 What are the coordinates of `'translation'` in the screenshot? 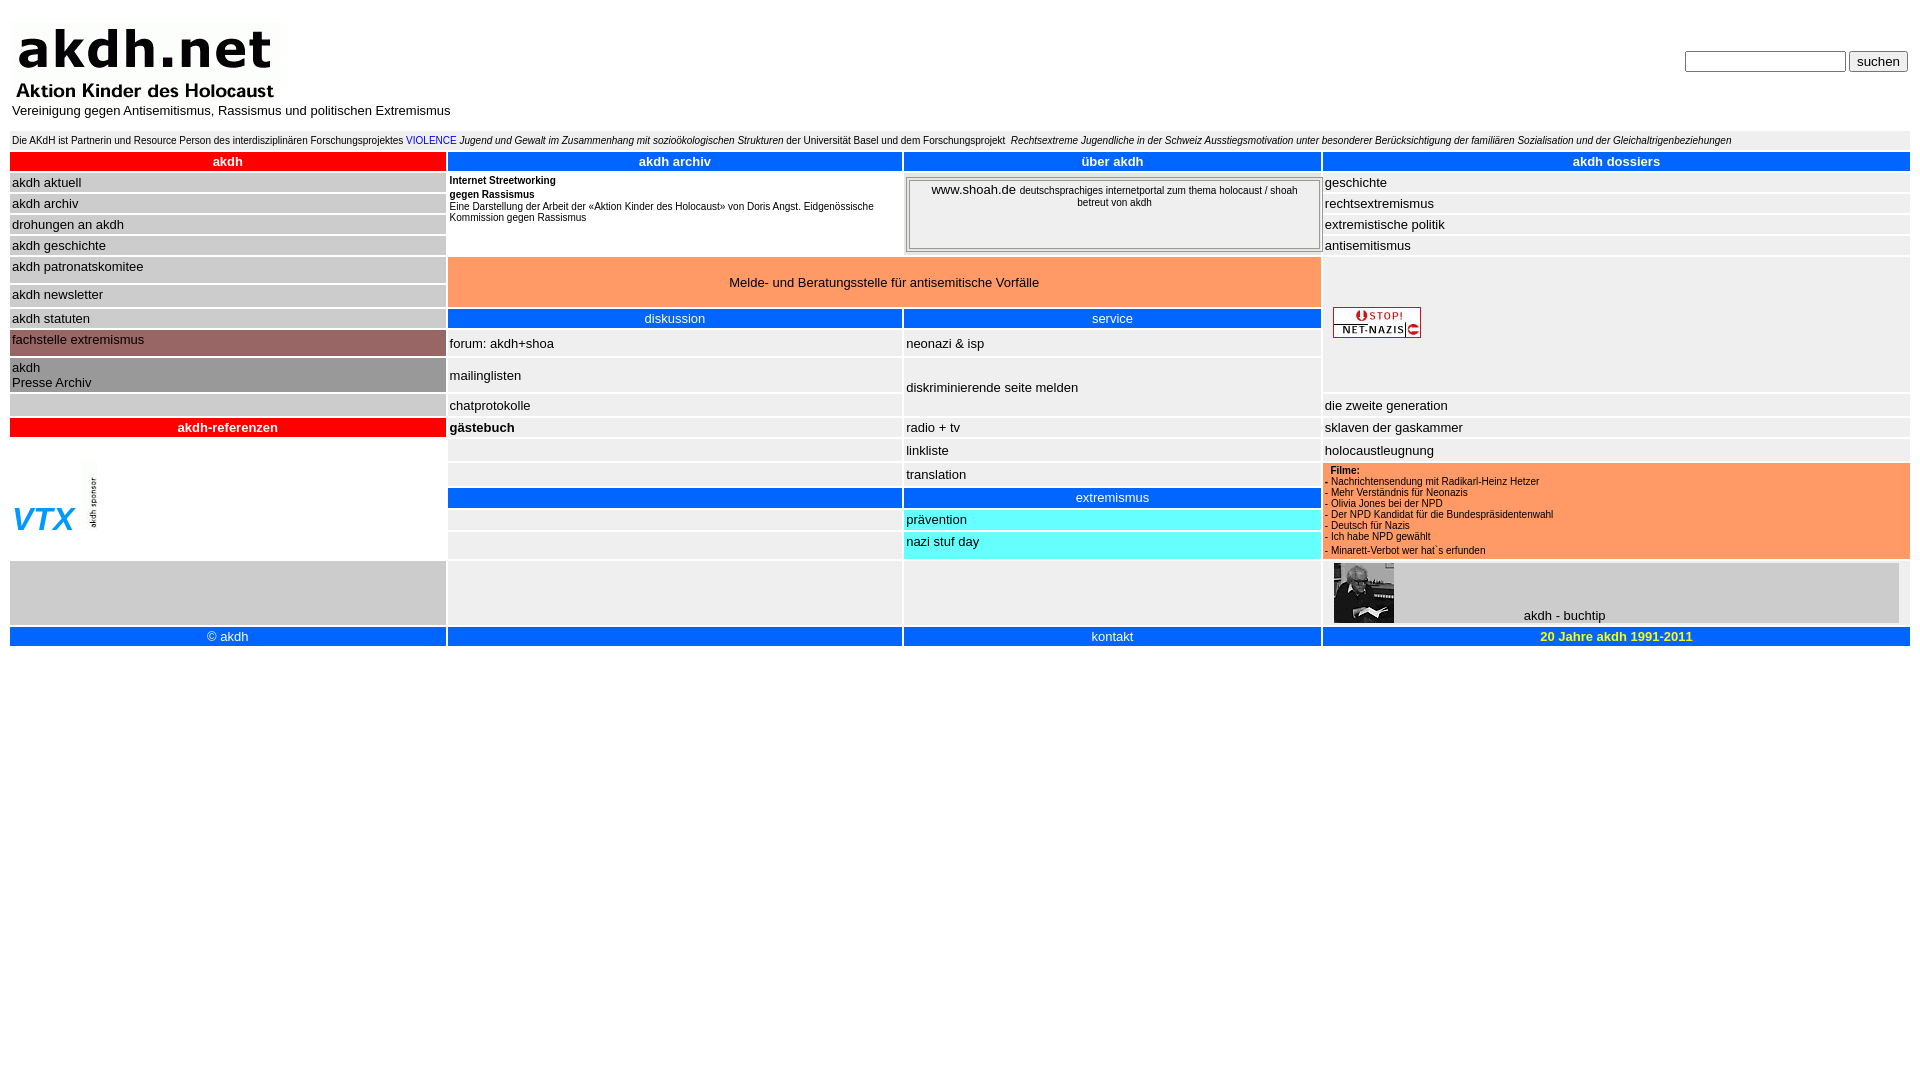 It's located at (905, 474).